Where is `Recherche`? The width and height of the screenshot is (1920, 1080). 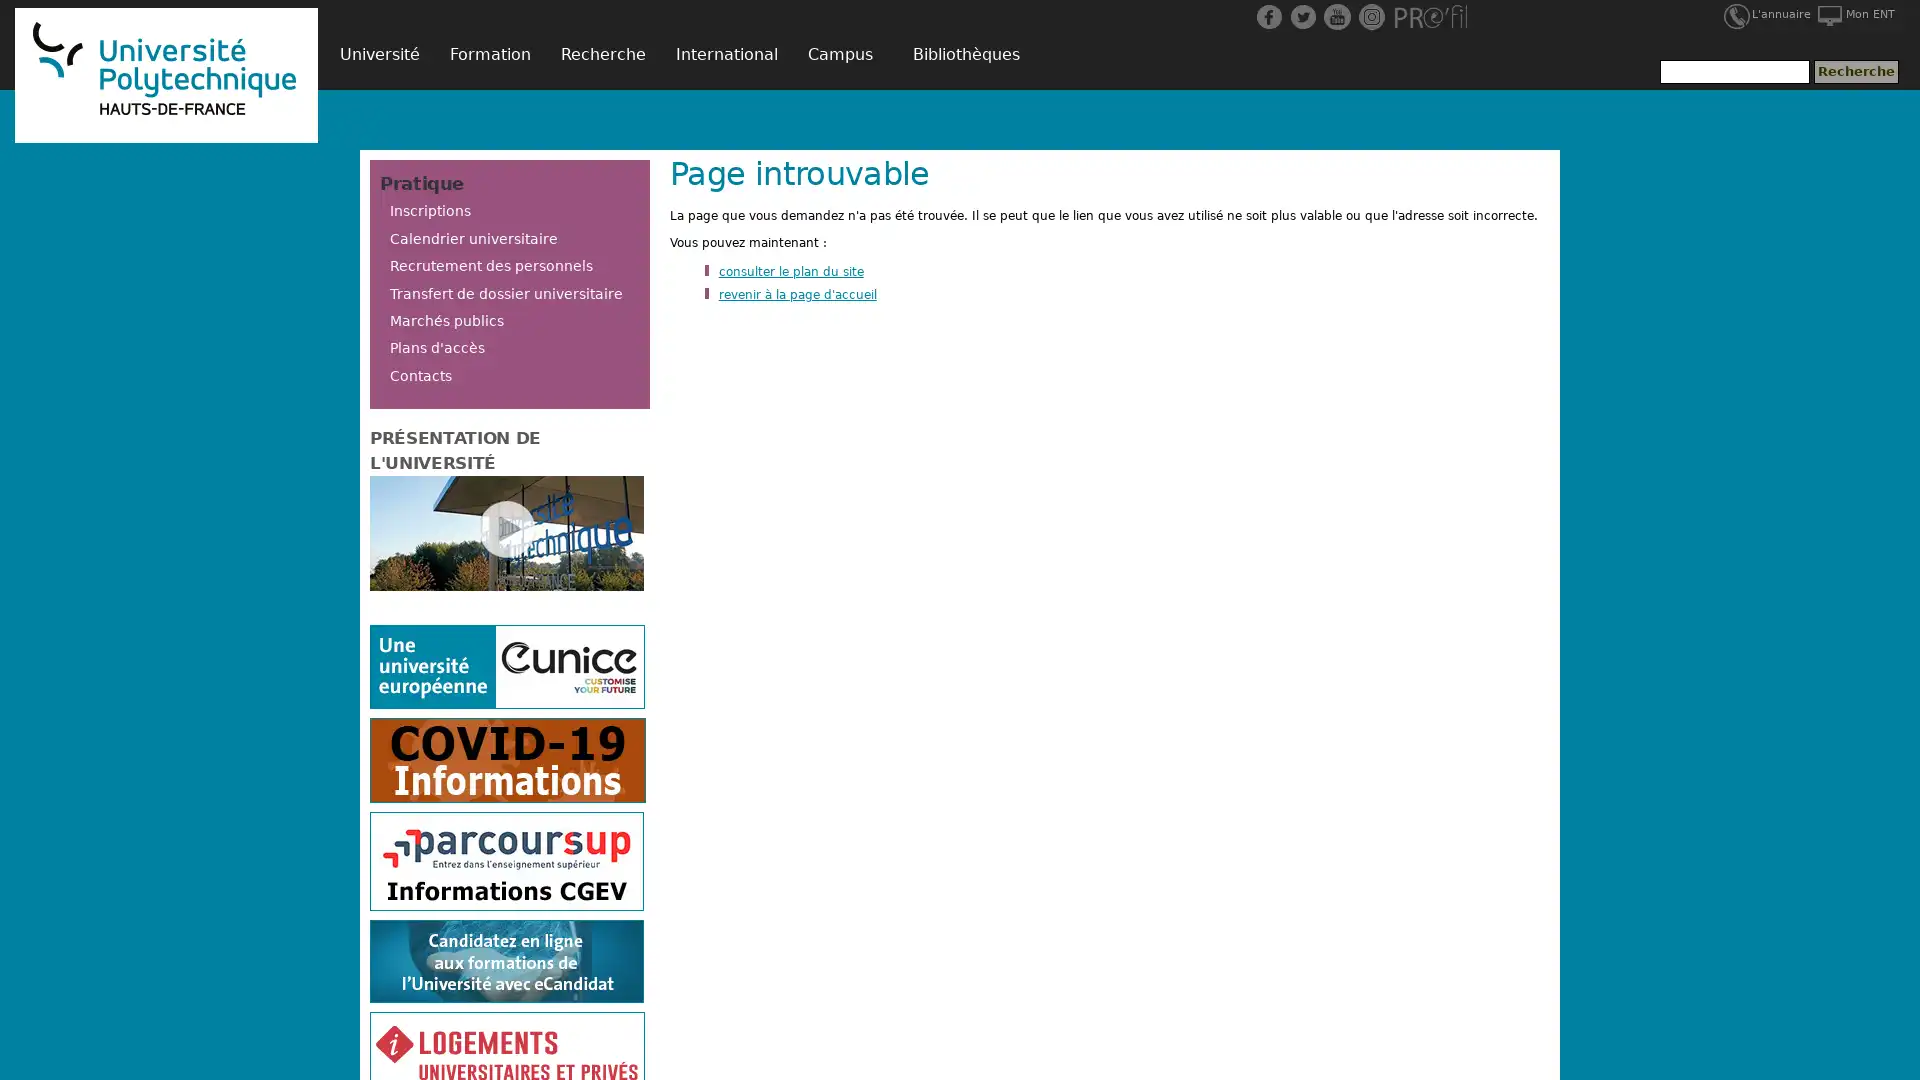
Recherche is located at coordinates (1854, 70).